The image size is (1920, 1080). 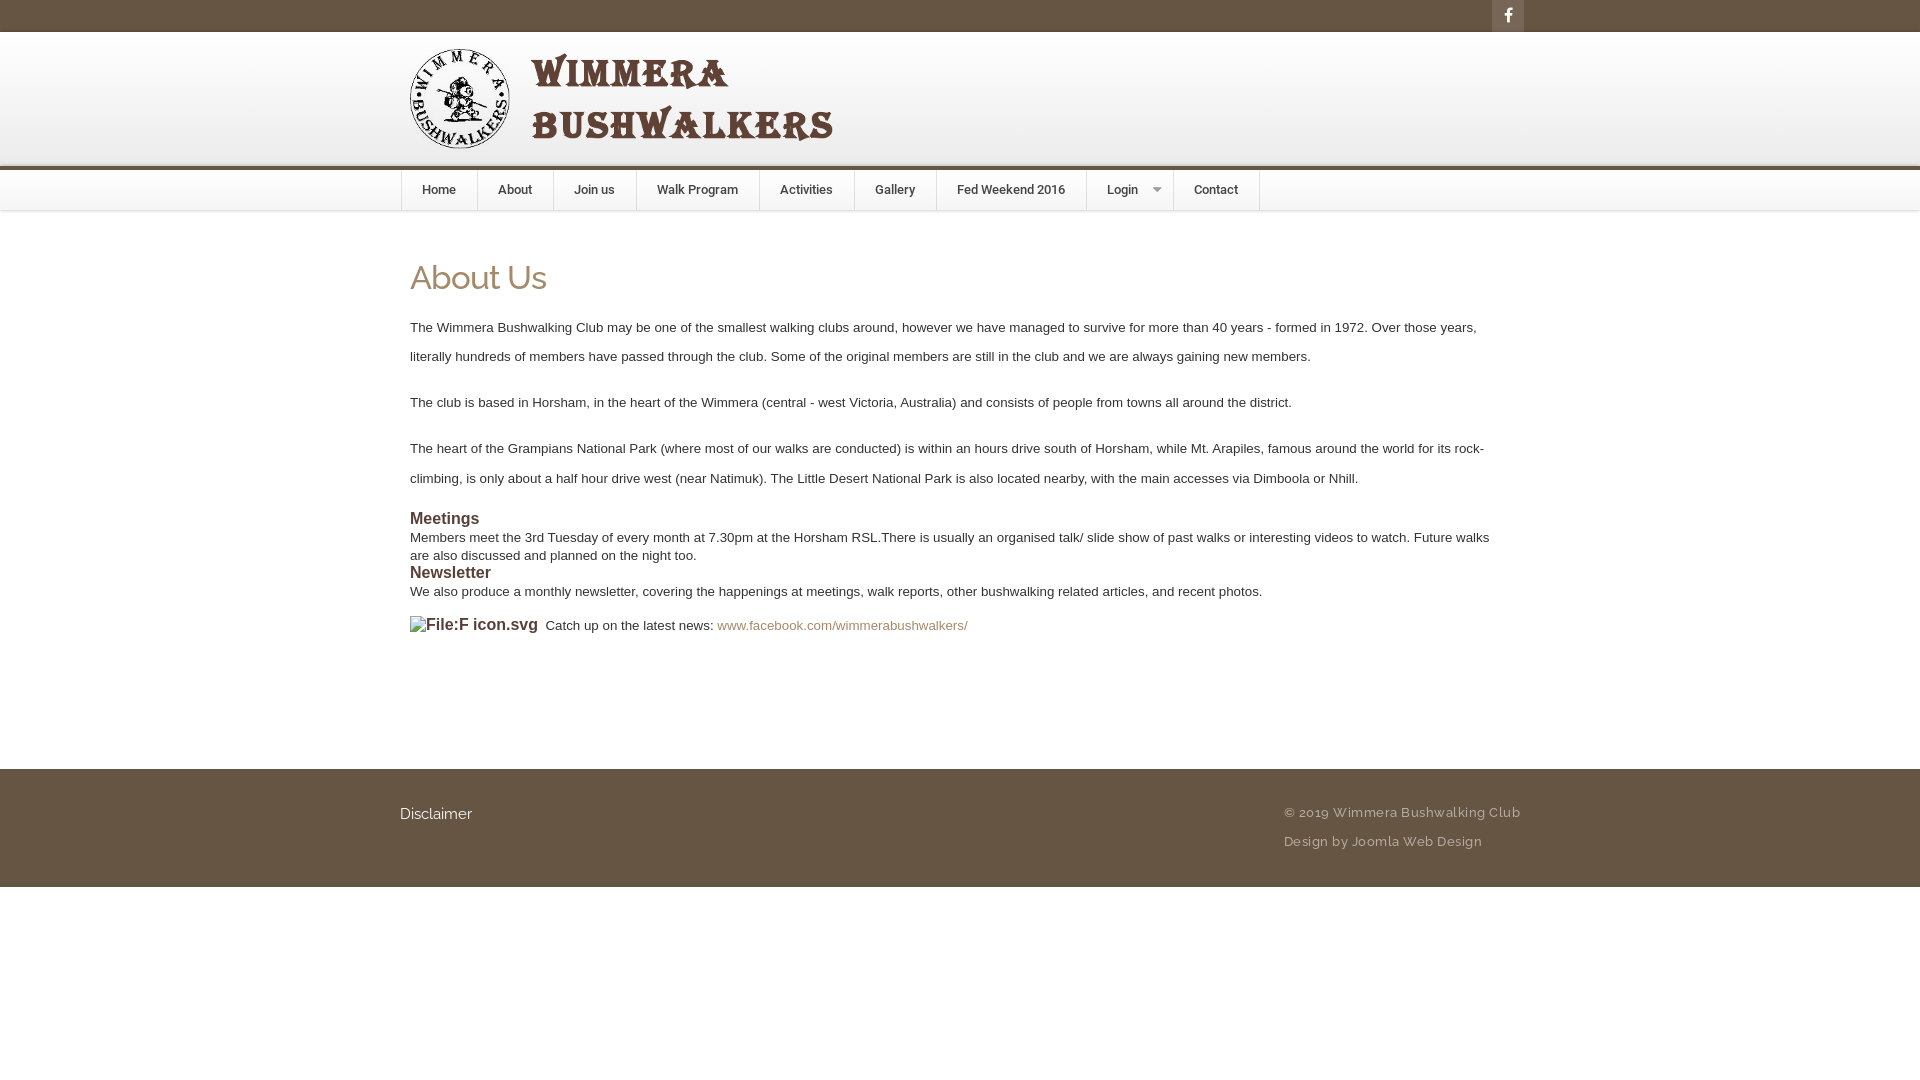 I want to click on 'Facebook', so click(x=1492, y=15).